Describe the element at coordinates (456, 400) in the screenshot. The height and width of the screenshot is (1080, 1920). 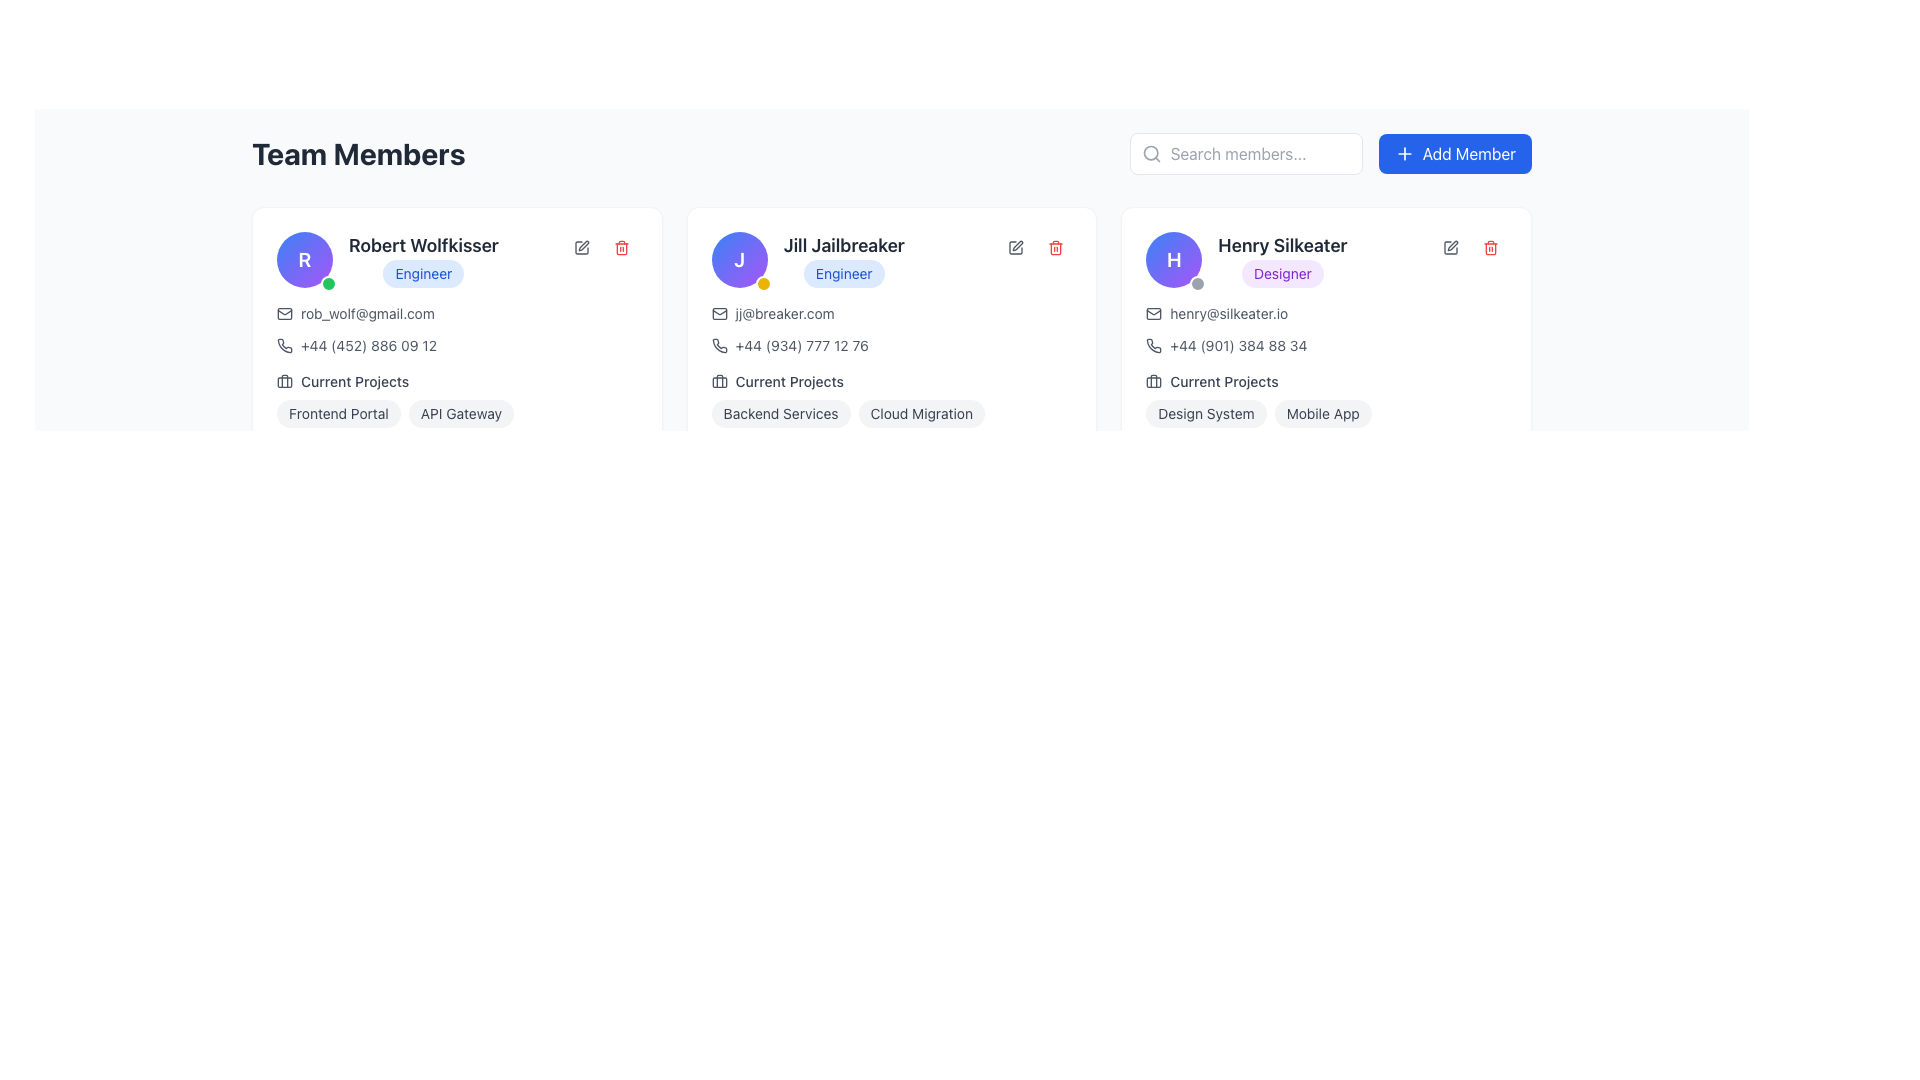
I see `the 'API Gateway' badge located within the List component under 'Current Projects' for Robert Wolfkisser` at that location.